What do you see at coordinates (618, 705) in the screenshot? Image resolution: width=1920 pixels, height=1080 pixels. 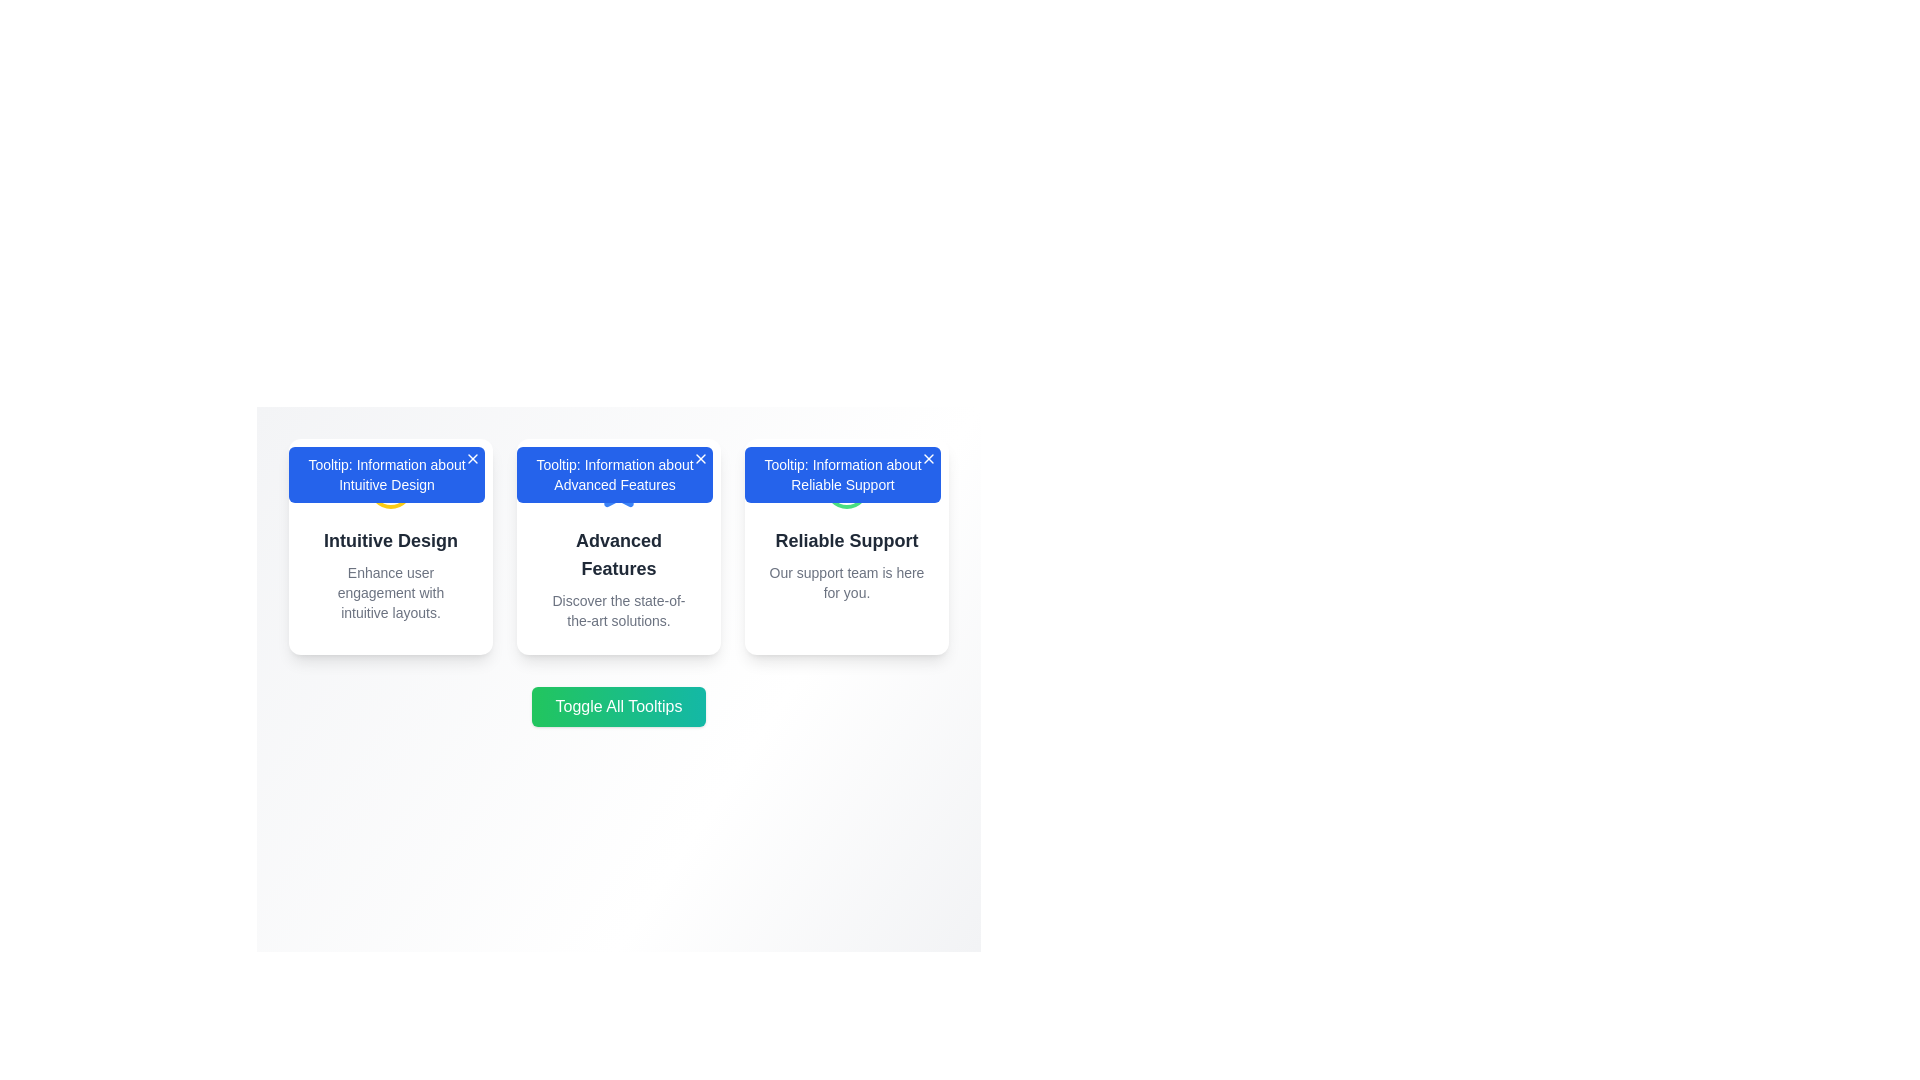 I see `the 'Toggle All Tooltips' button, which is a rectangular button with a gradient background from green to teal and white text, located below a row of three informational cards` at bounding box center [618, 705].